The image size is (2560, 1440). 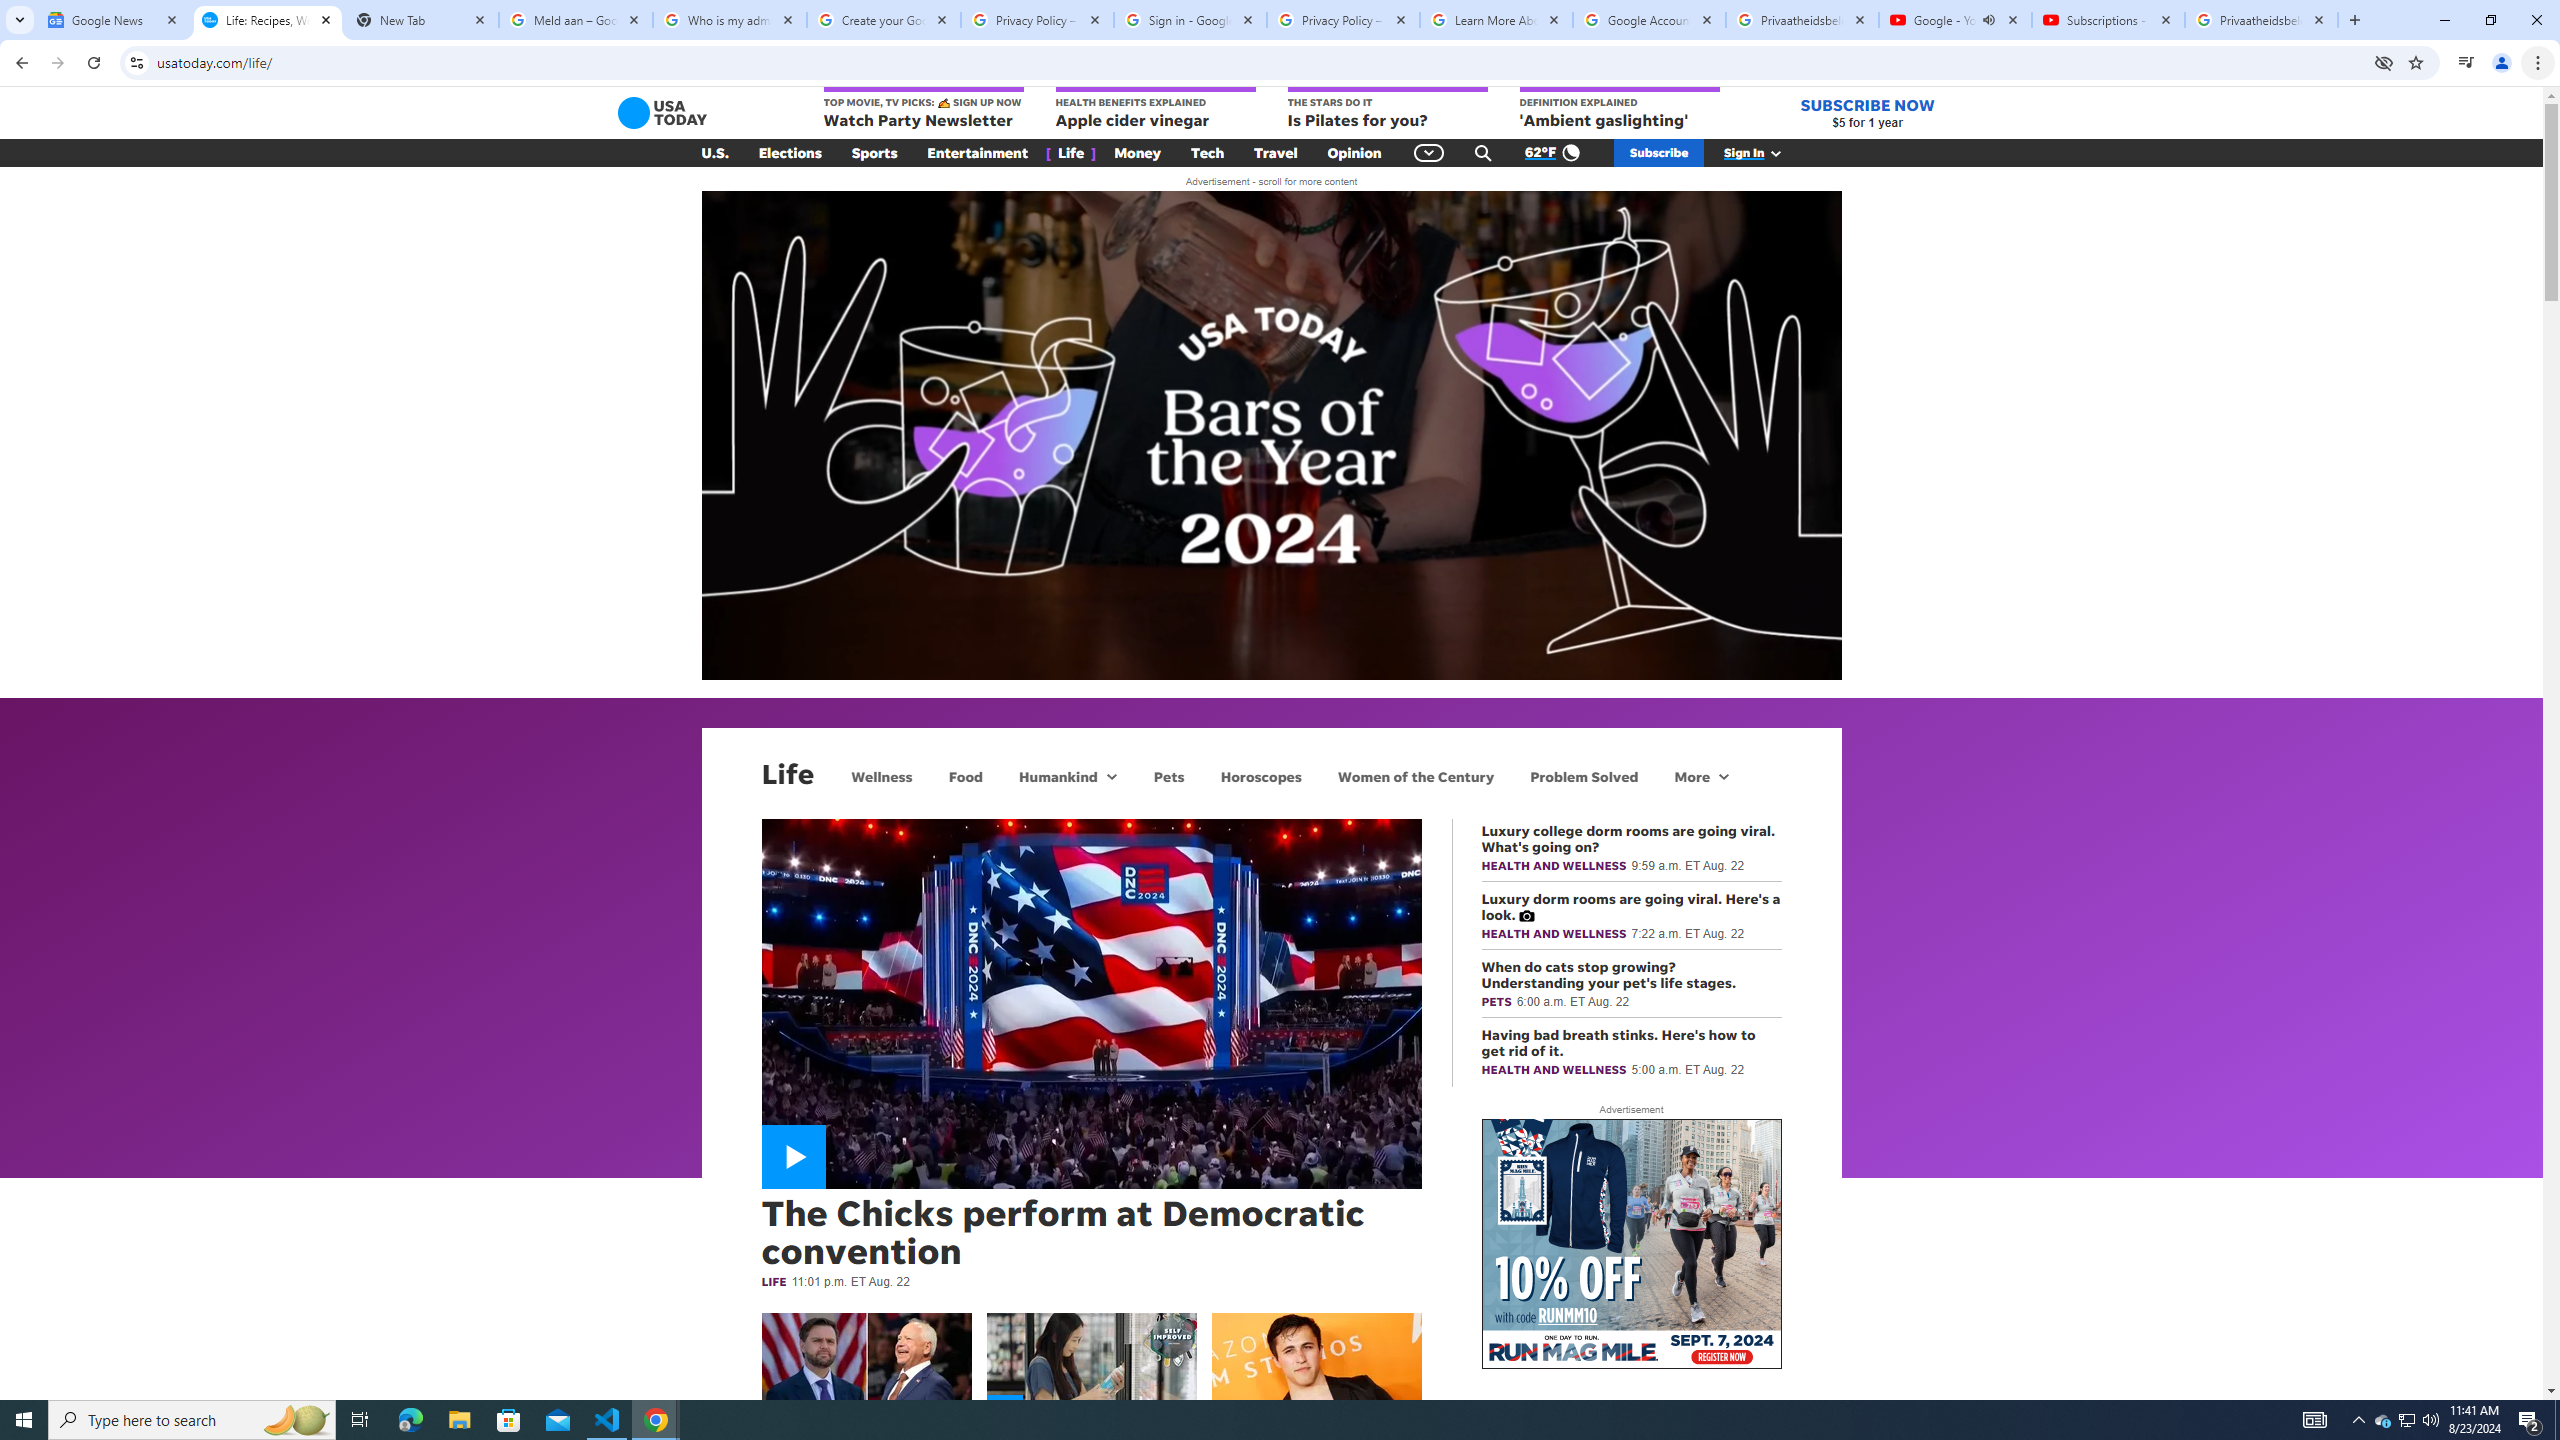 What do you see at coordinates (714, 153) in the screenshot?
I see `'U.S.'` at bounding box center [714, 153].